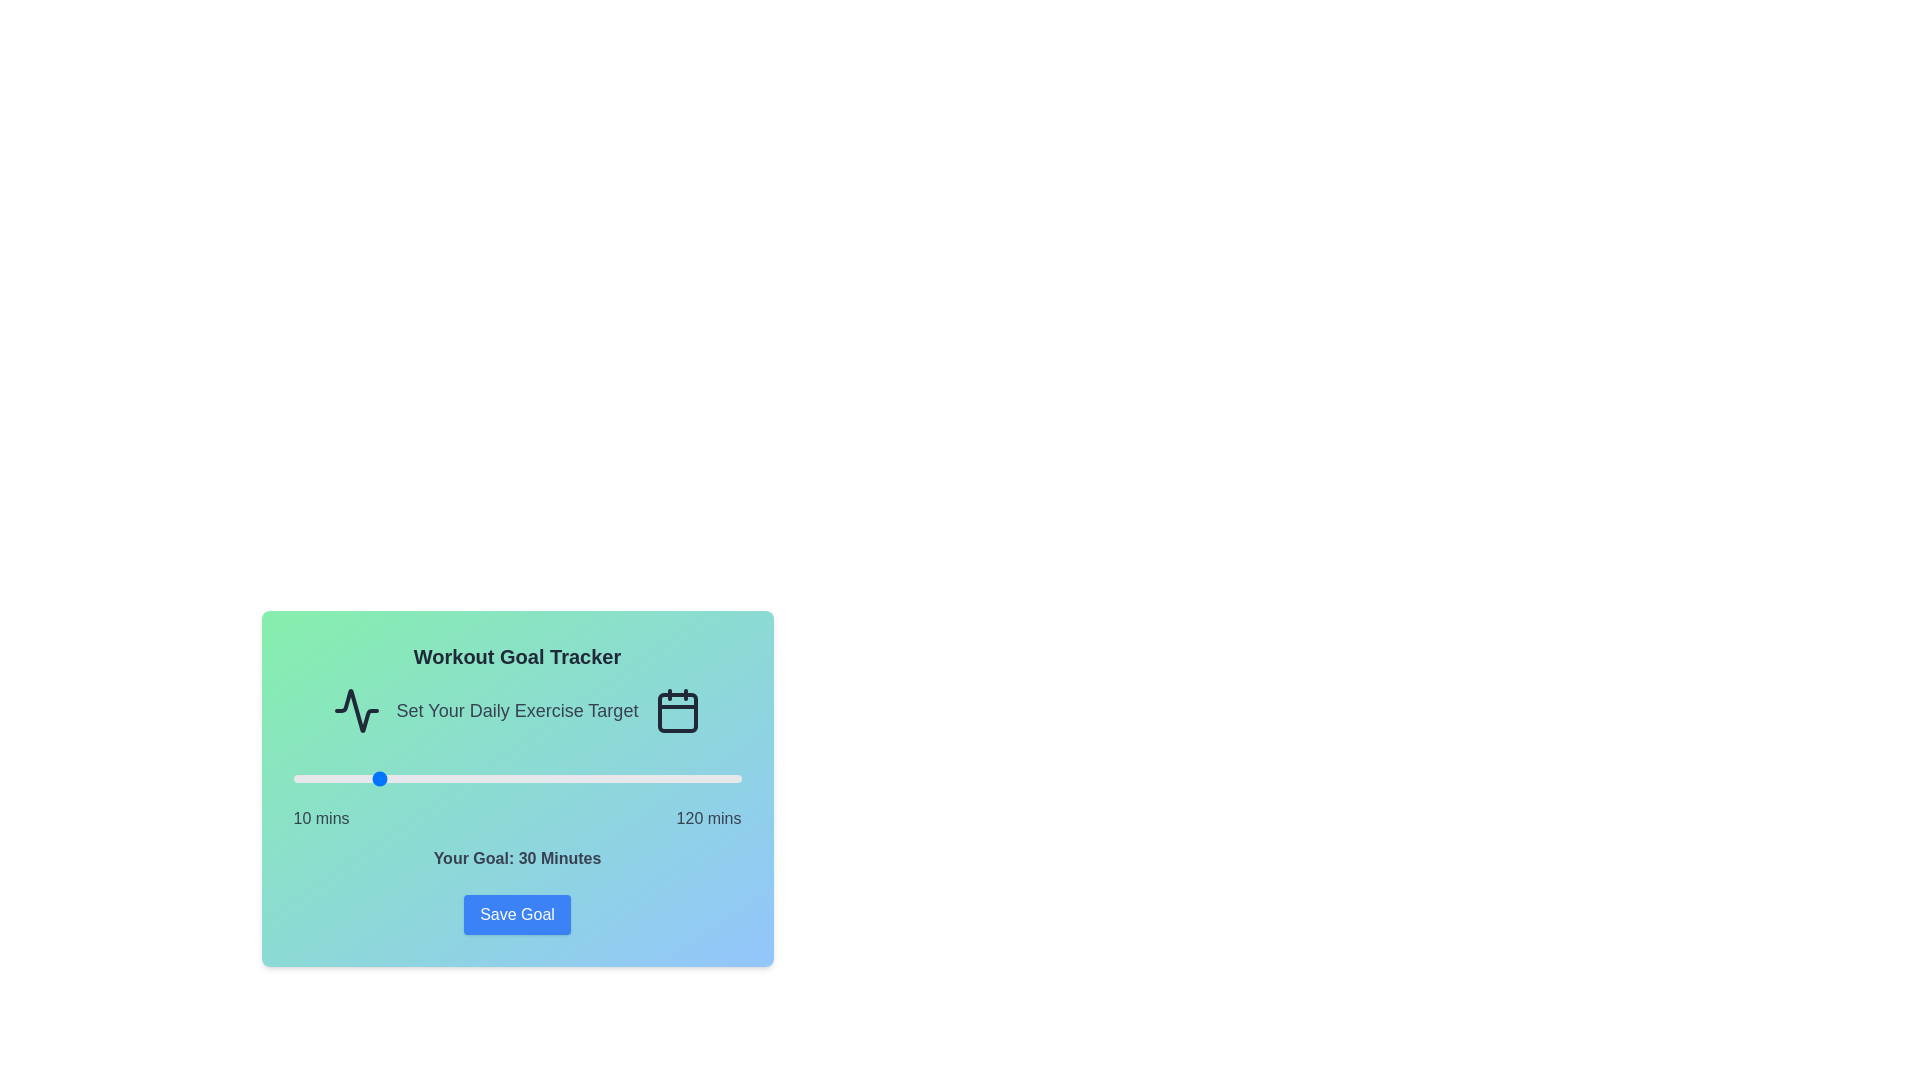  What do you see at coordinates (447, 778) in the screenshot?
I see `the workout goal slider to set the goal to 48 minutes` at bounding box center [447, 778].